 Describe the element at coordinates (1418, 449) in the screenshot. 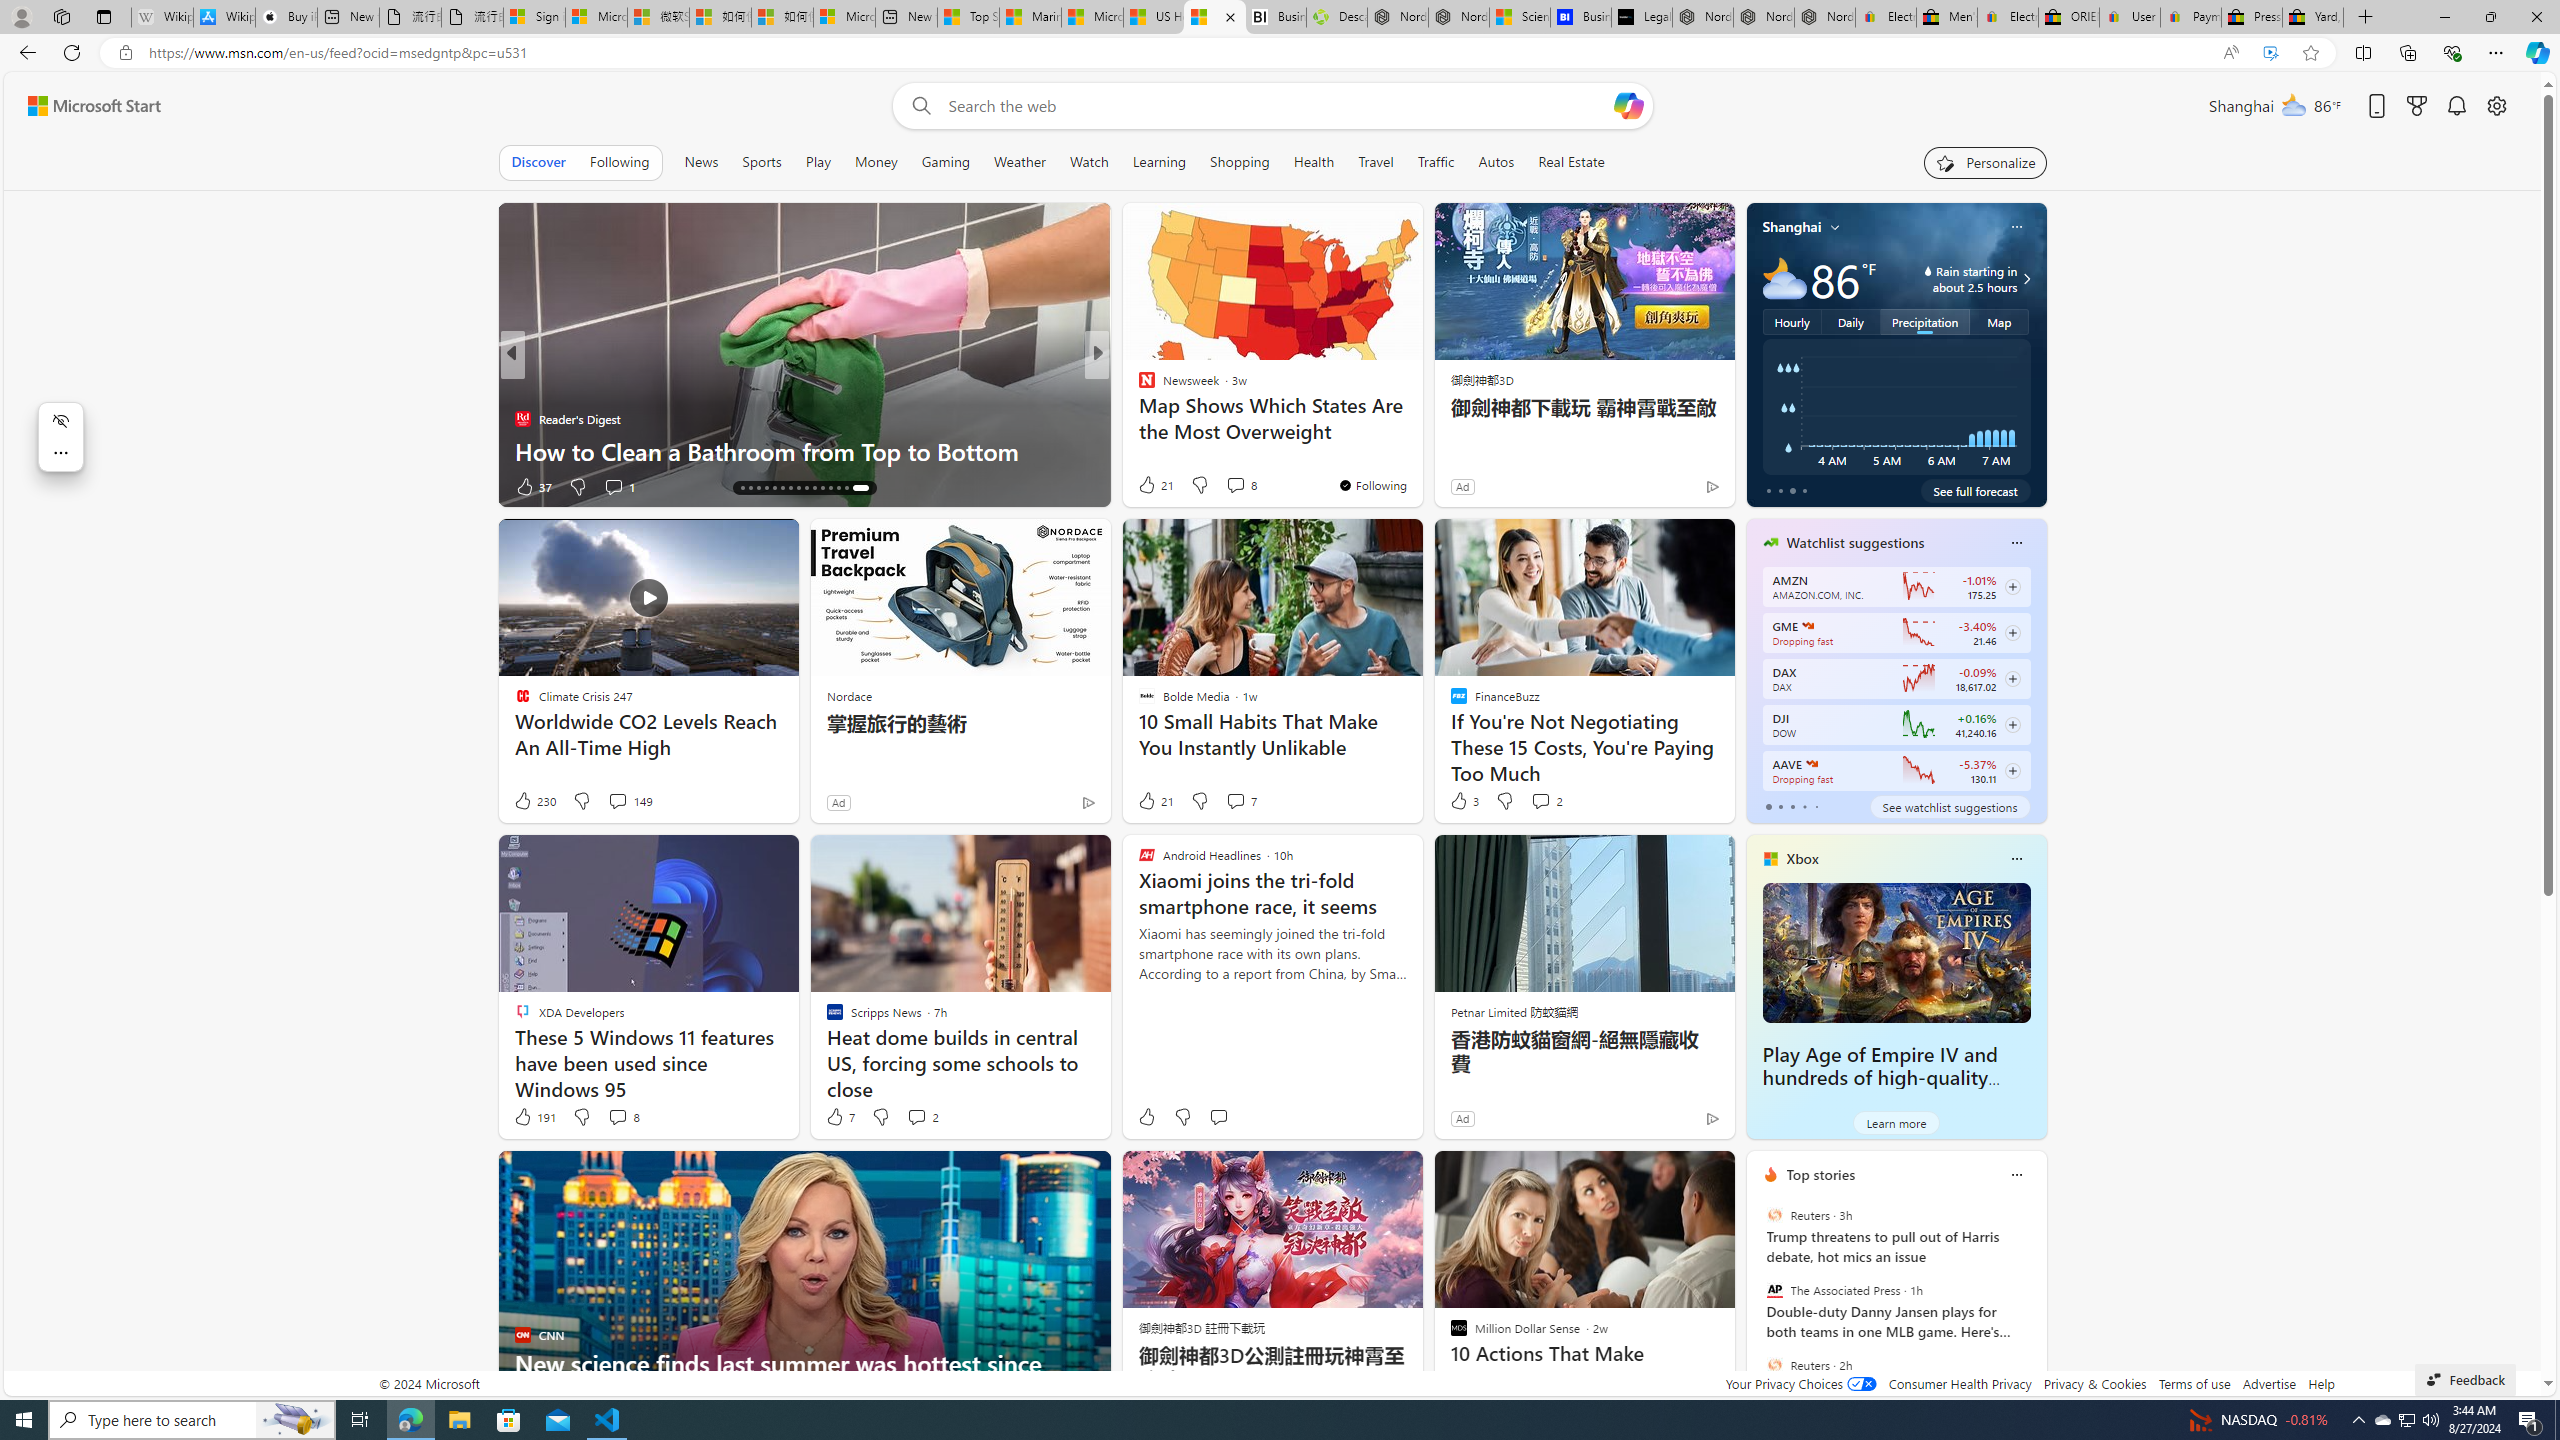

I see `'14 Funny Ways People Try to Save Money'` at that location.